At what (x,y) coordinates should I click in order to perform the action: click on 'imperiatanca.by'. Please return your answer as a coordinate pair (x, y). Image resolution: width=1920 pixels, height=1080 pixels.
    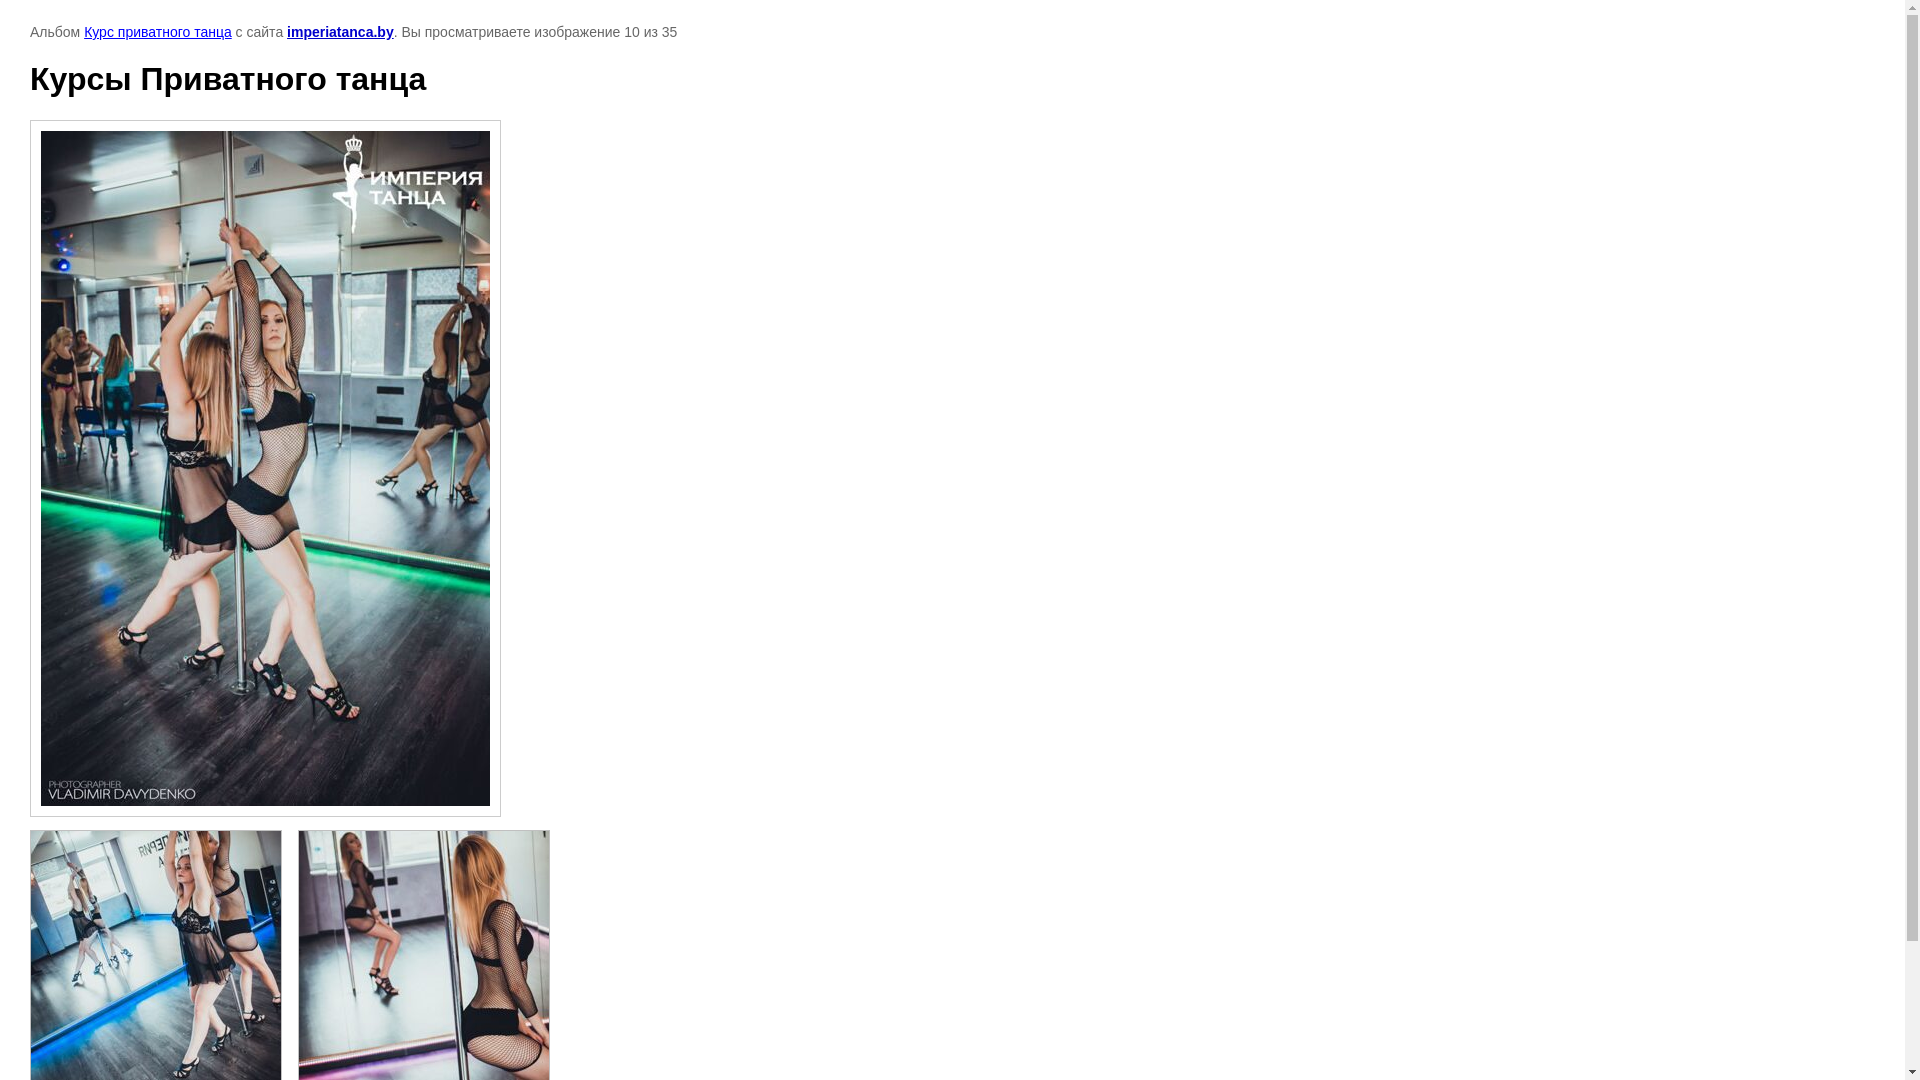
    Looking at the image, I should click on (340, 31).